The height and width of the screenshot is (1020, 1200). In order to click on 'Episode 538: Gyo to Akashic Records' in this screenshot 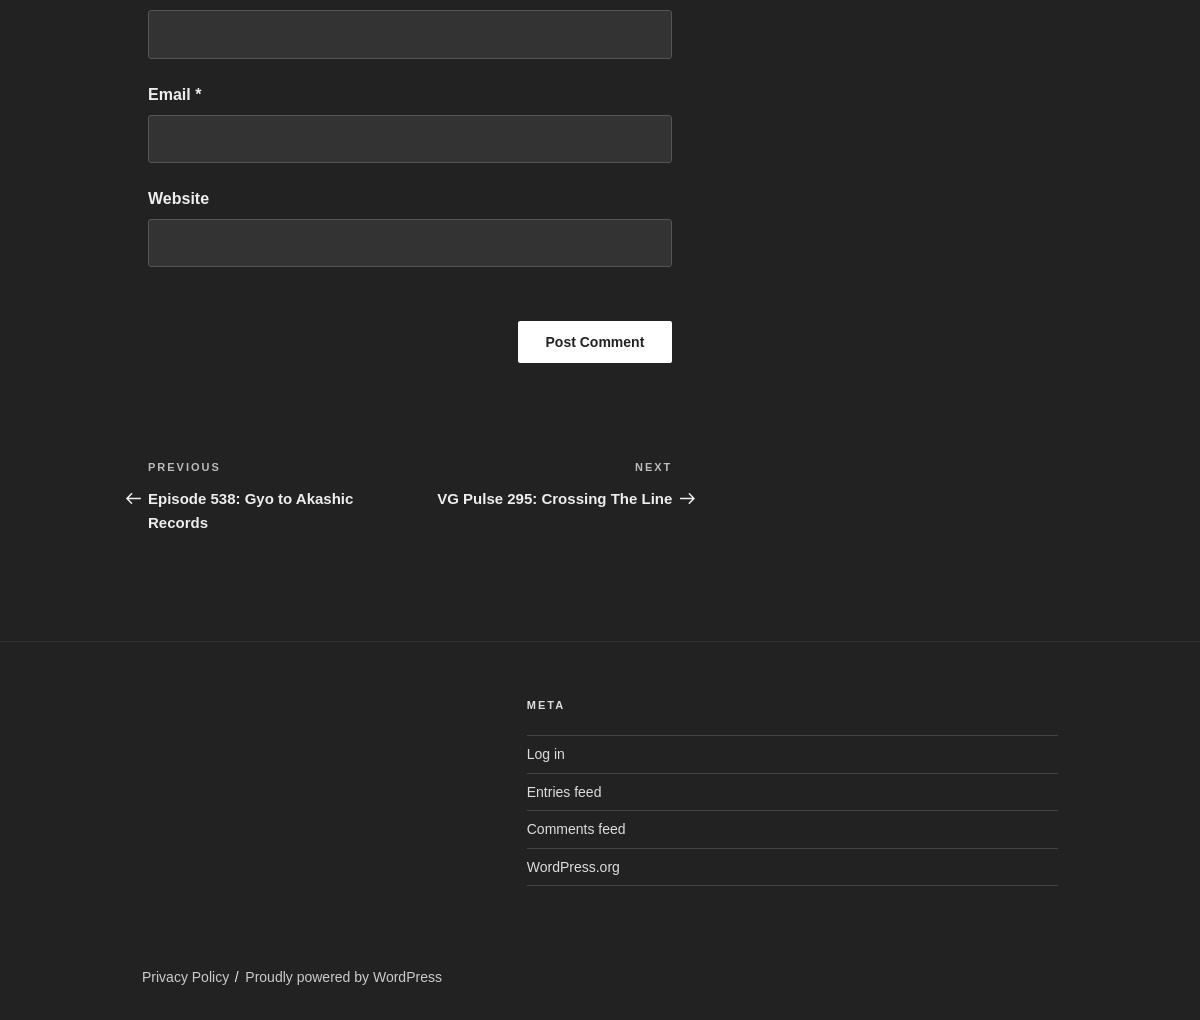, I will do `click(249, 509)`.